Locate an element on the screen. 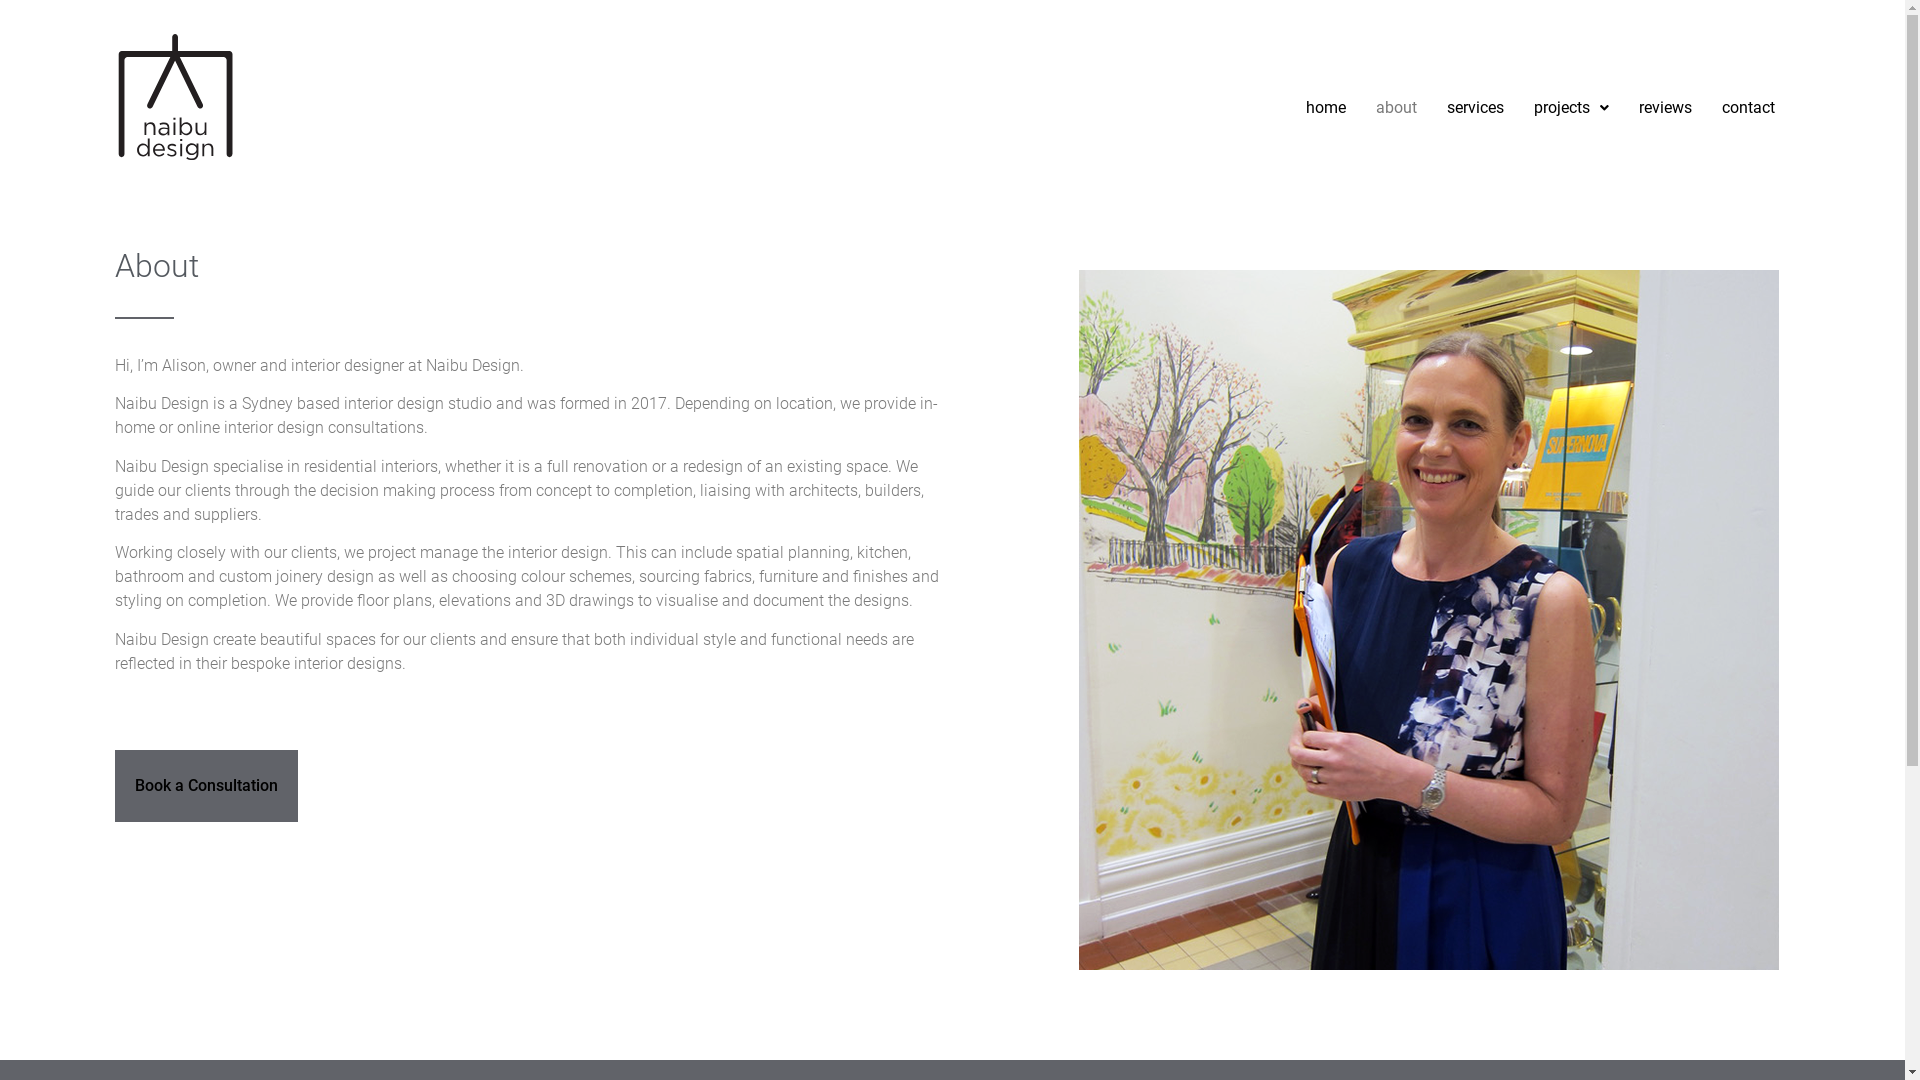 Image resolution: width=1920 pixels, height=1080 pixels. 'services' is located at coordinates (1475, 108).